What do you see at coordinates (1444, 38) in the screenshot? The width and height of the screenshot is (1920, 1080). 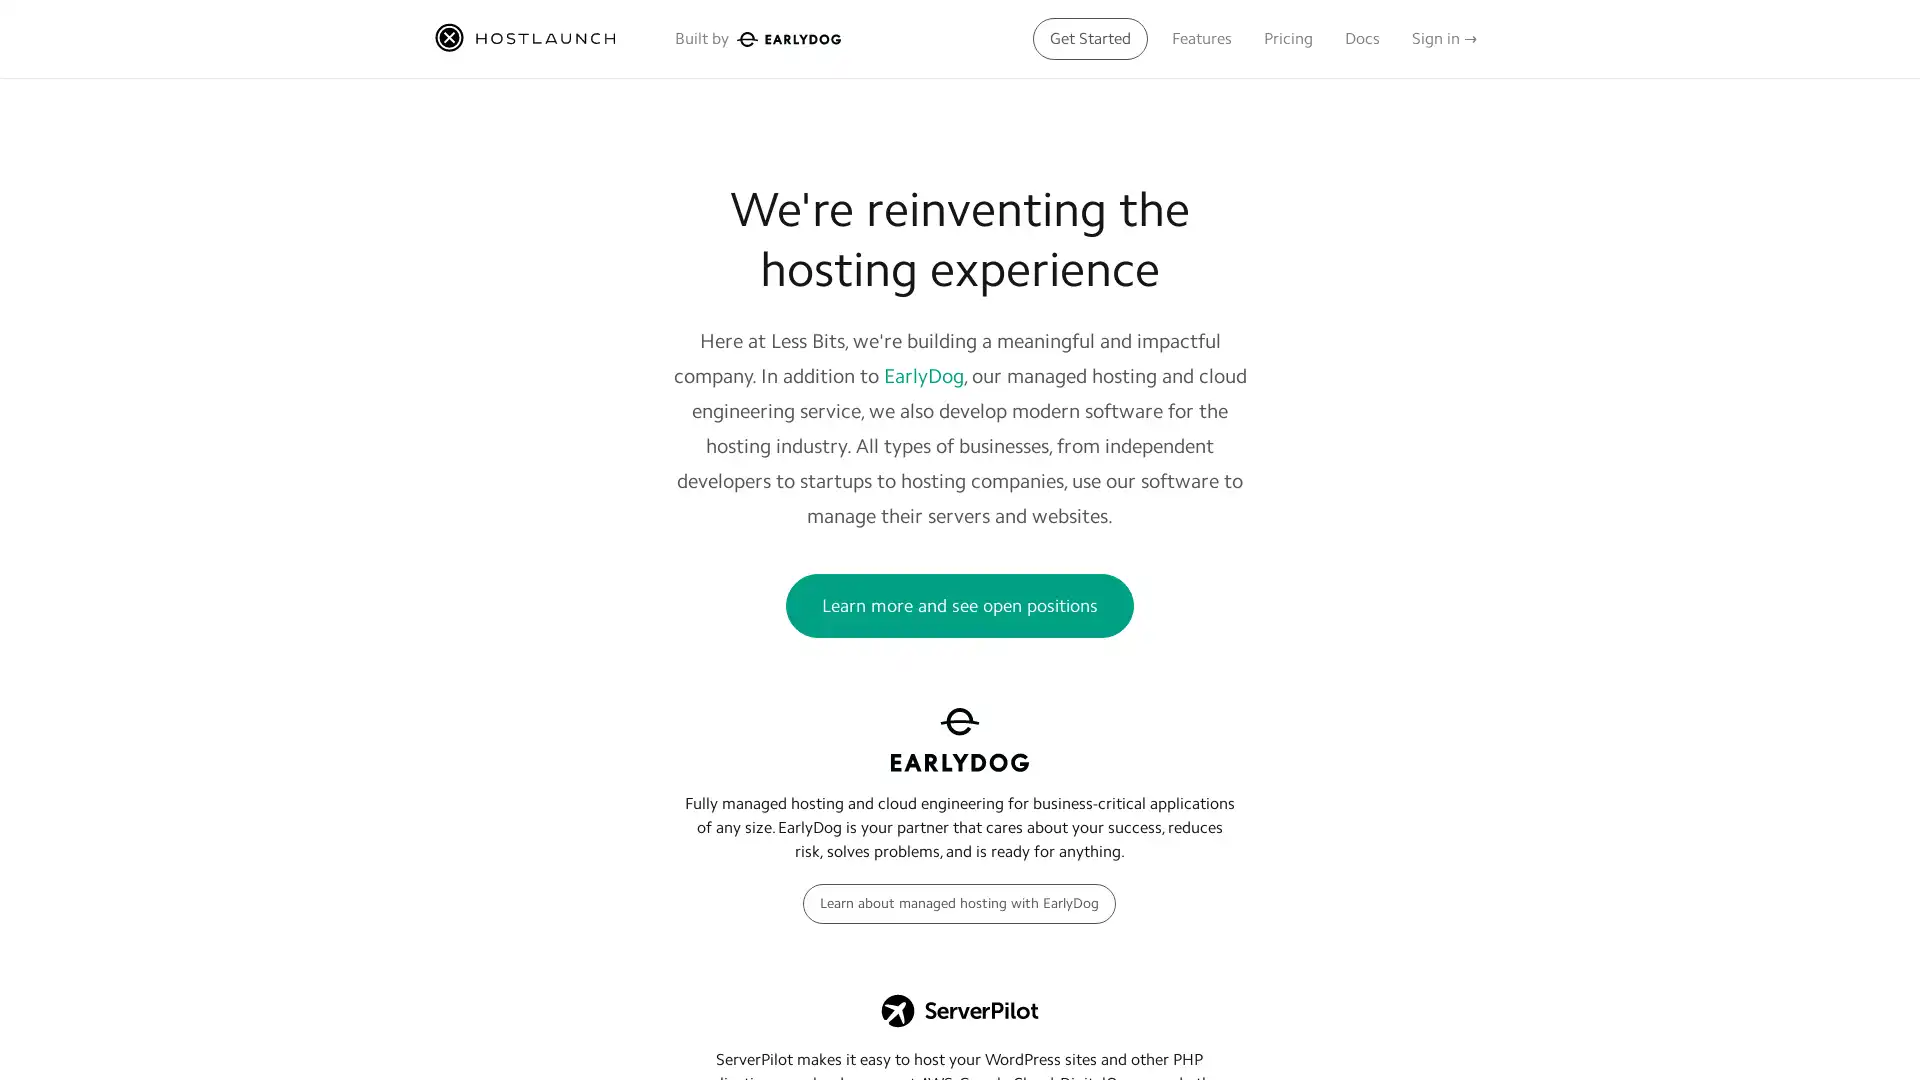 I see `Sign in` at bounding box center [1444, 38].